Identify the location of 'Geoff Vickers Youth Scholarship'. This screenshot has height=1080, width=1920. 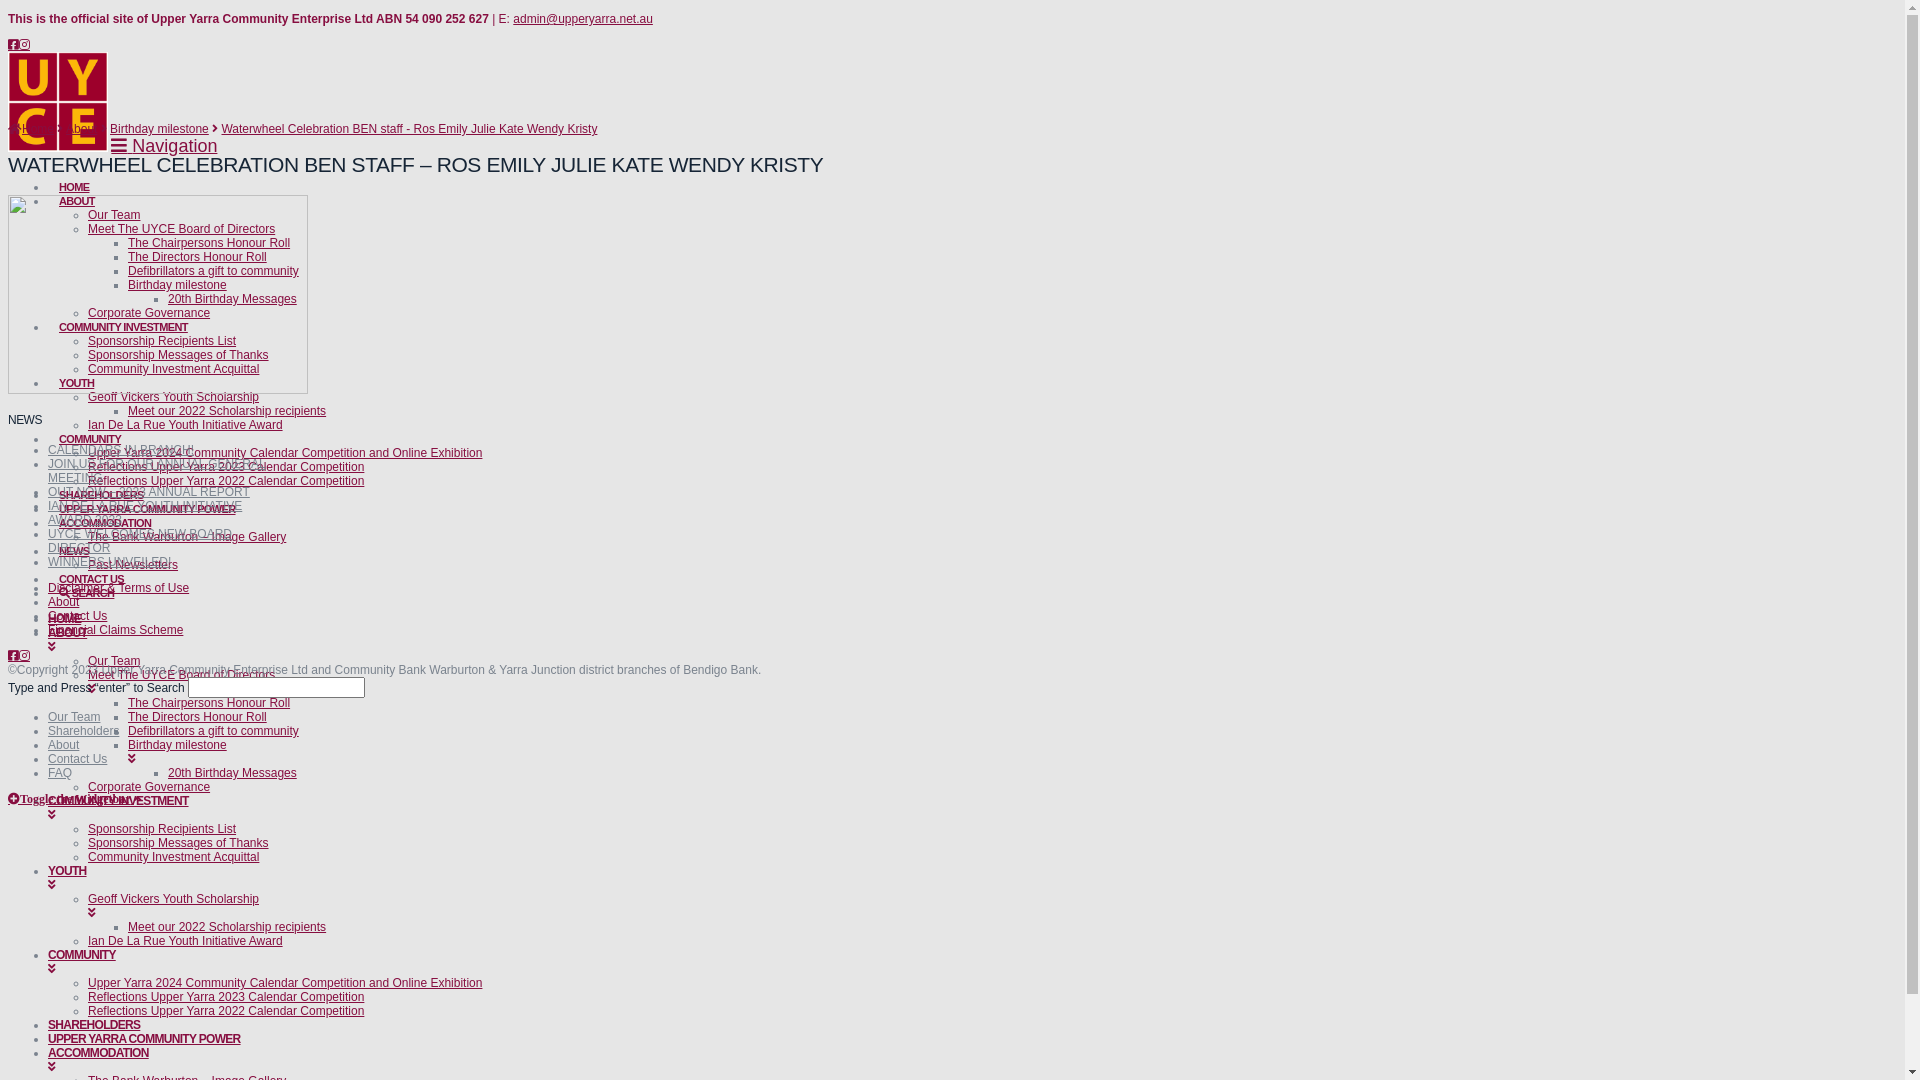
(173, 397).